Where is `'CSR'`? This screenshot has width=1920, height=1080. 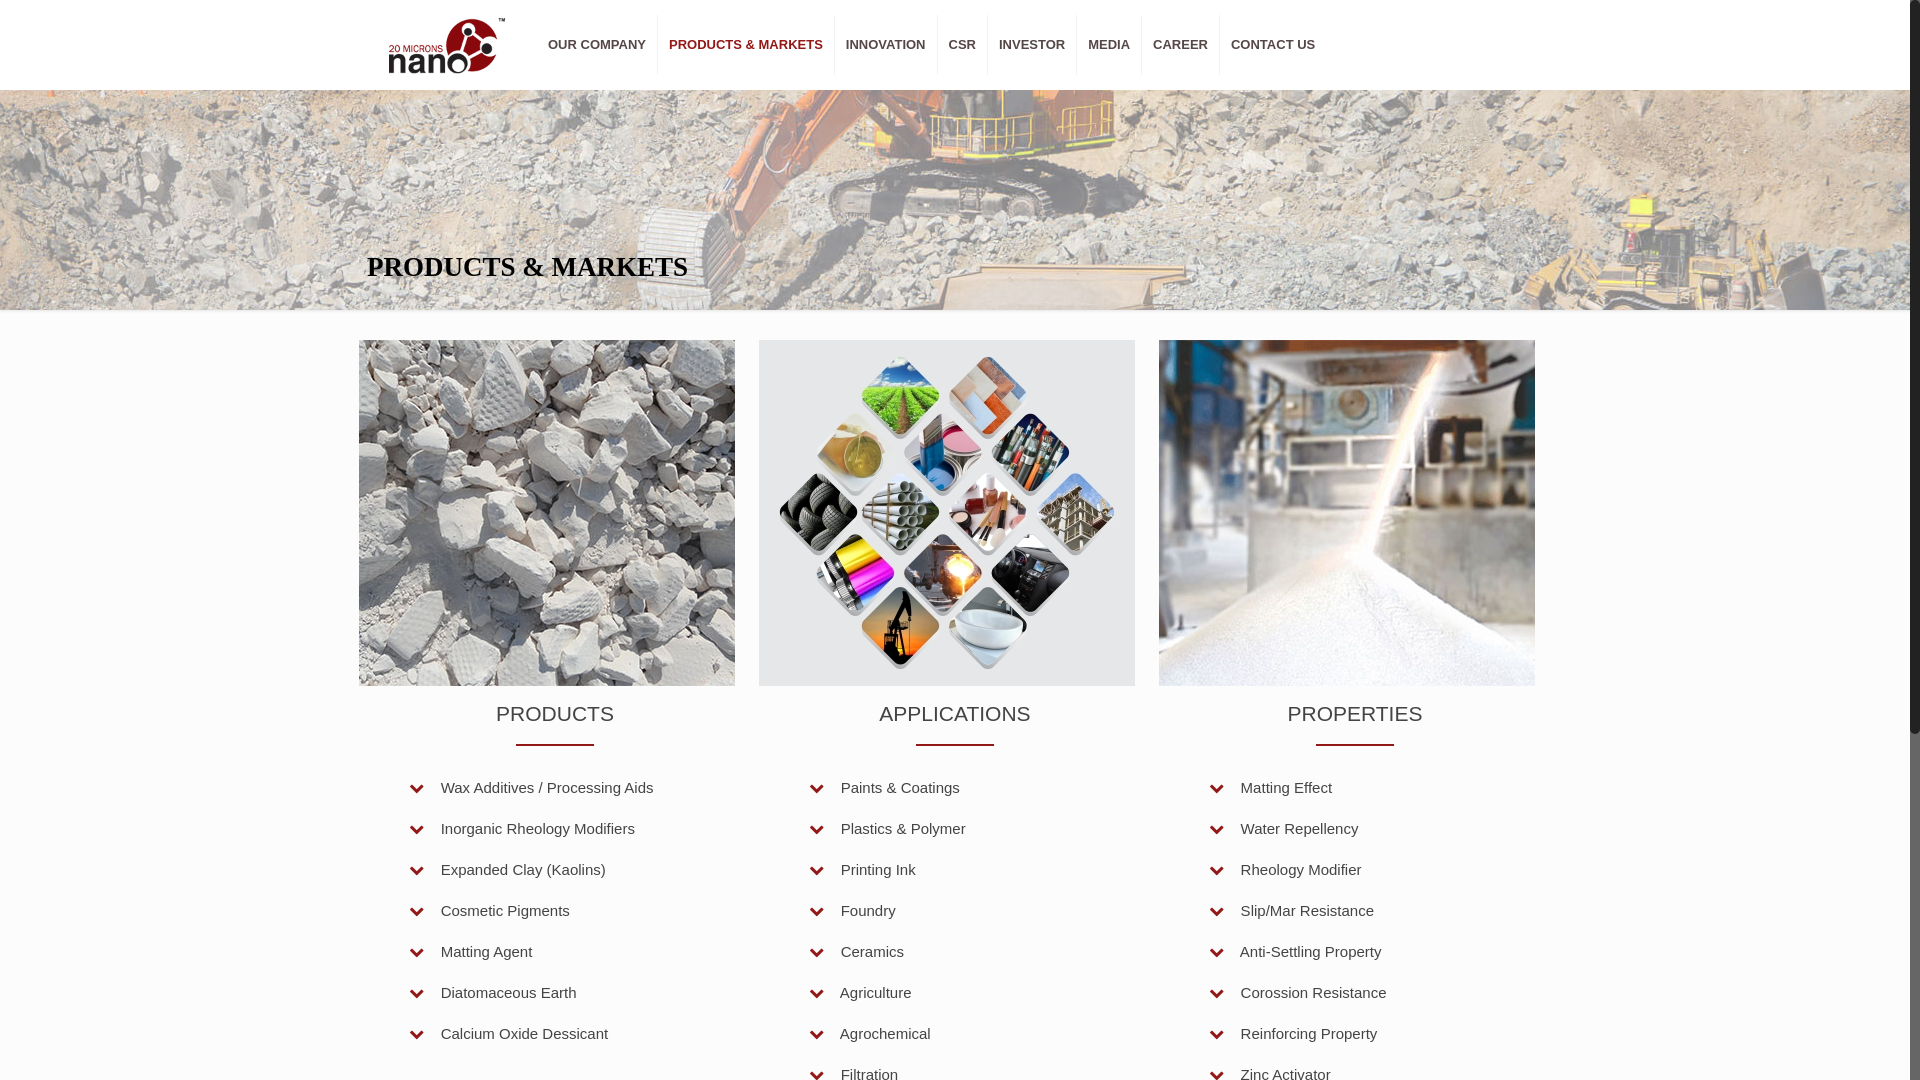
'CSR' is located at coordinates (963, 45).